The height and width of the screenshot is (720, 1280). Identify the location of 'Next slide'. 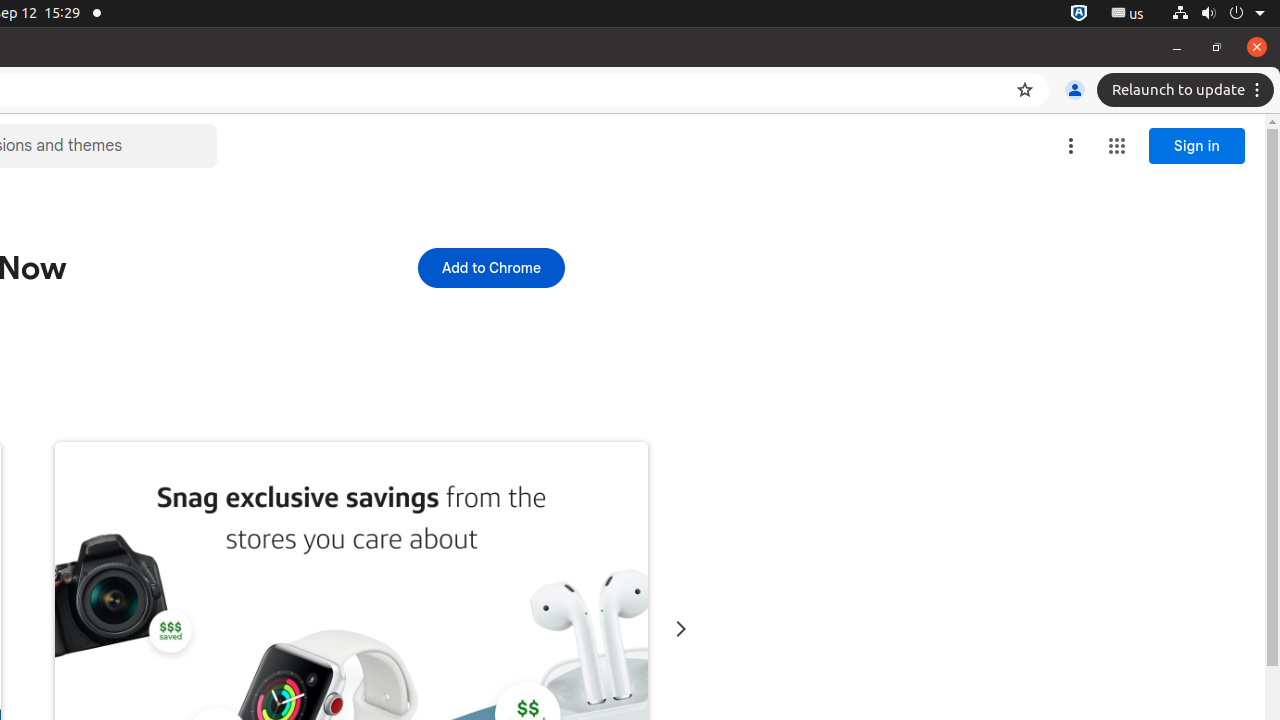
(680, 628).